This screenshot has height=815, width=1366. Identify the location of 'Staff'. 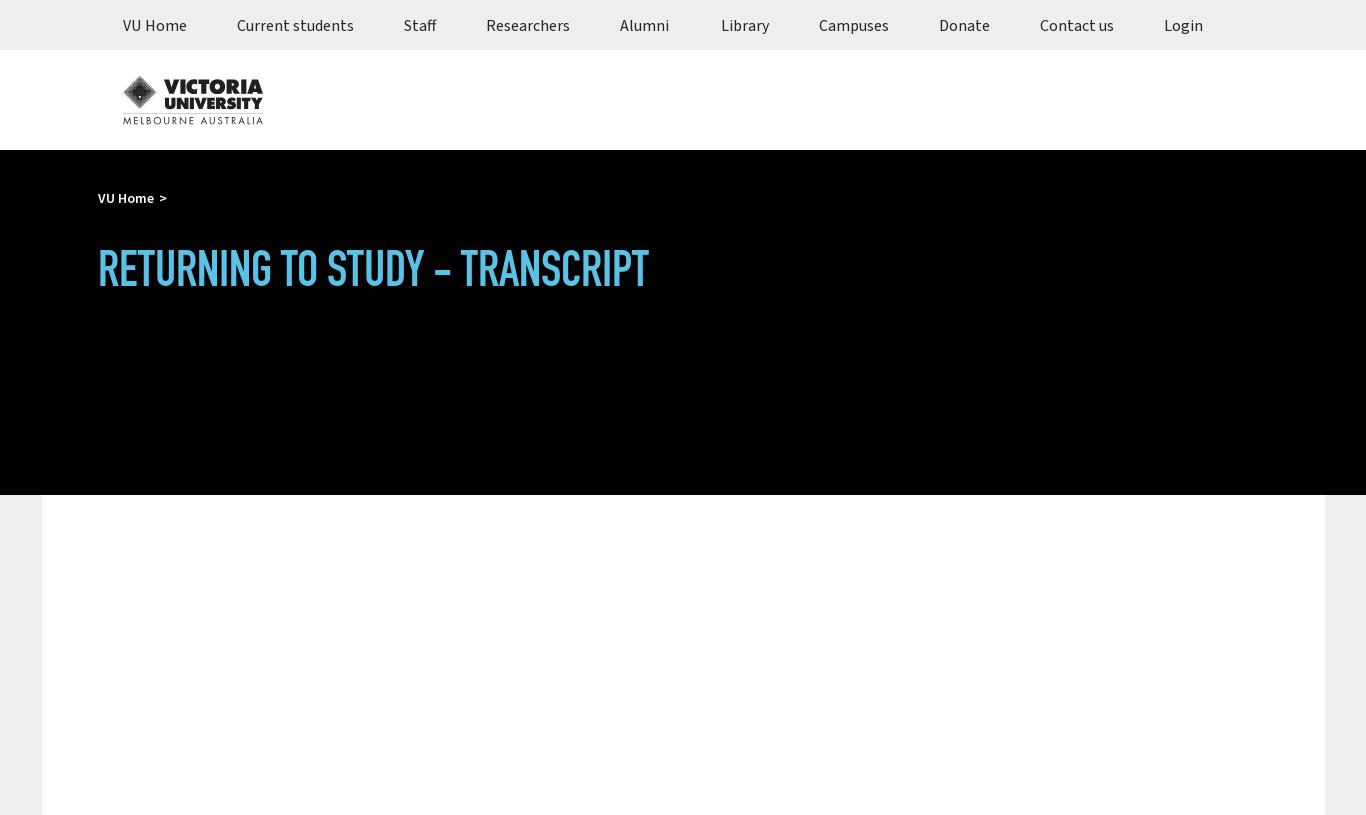
(419, 24).